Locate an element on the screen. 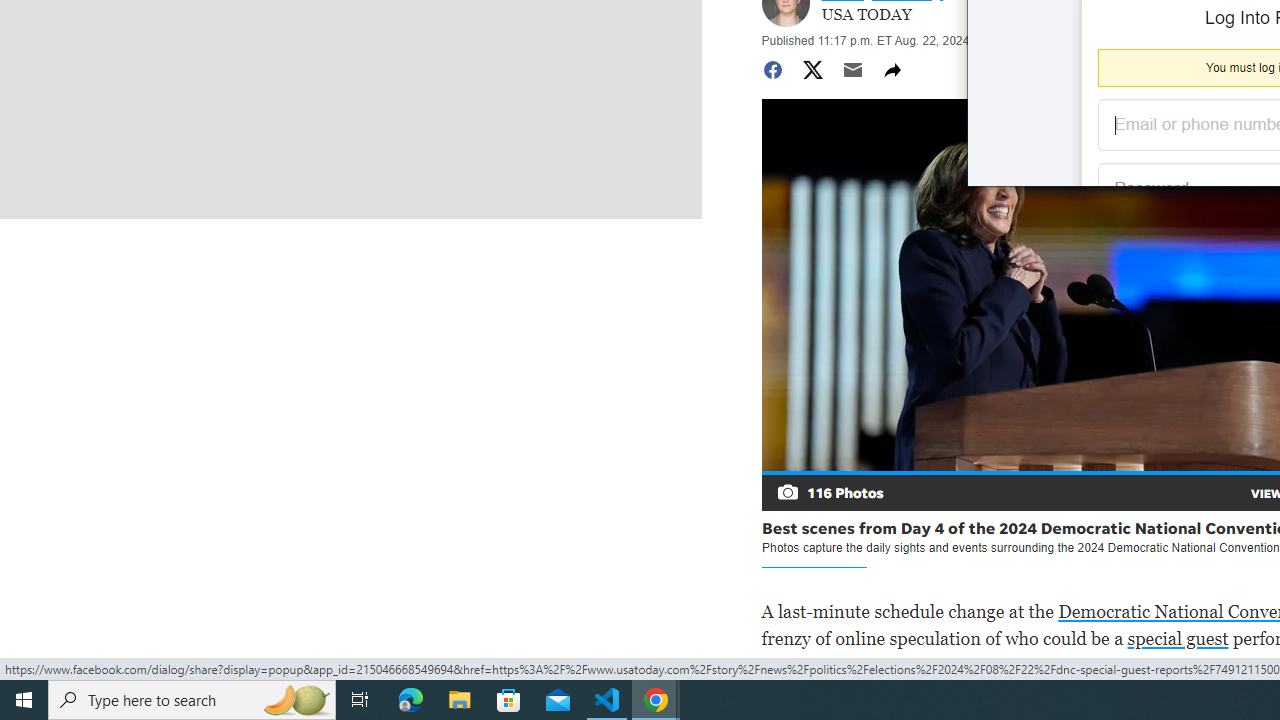 The height and width of the screenshot is (720, 1280). 'Type here to search' is located at coordinates (192, 698).